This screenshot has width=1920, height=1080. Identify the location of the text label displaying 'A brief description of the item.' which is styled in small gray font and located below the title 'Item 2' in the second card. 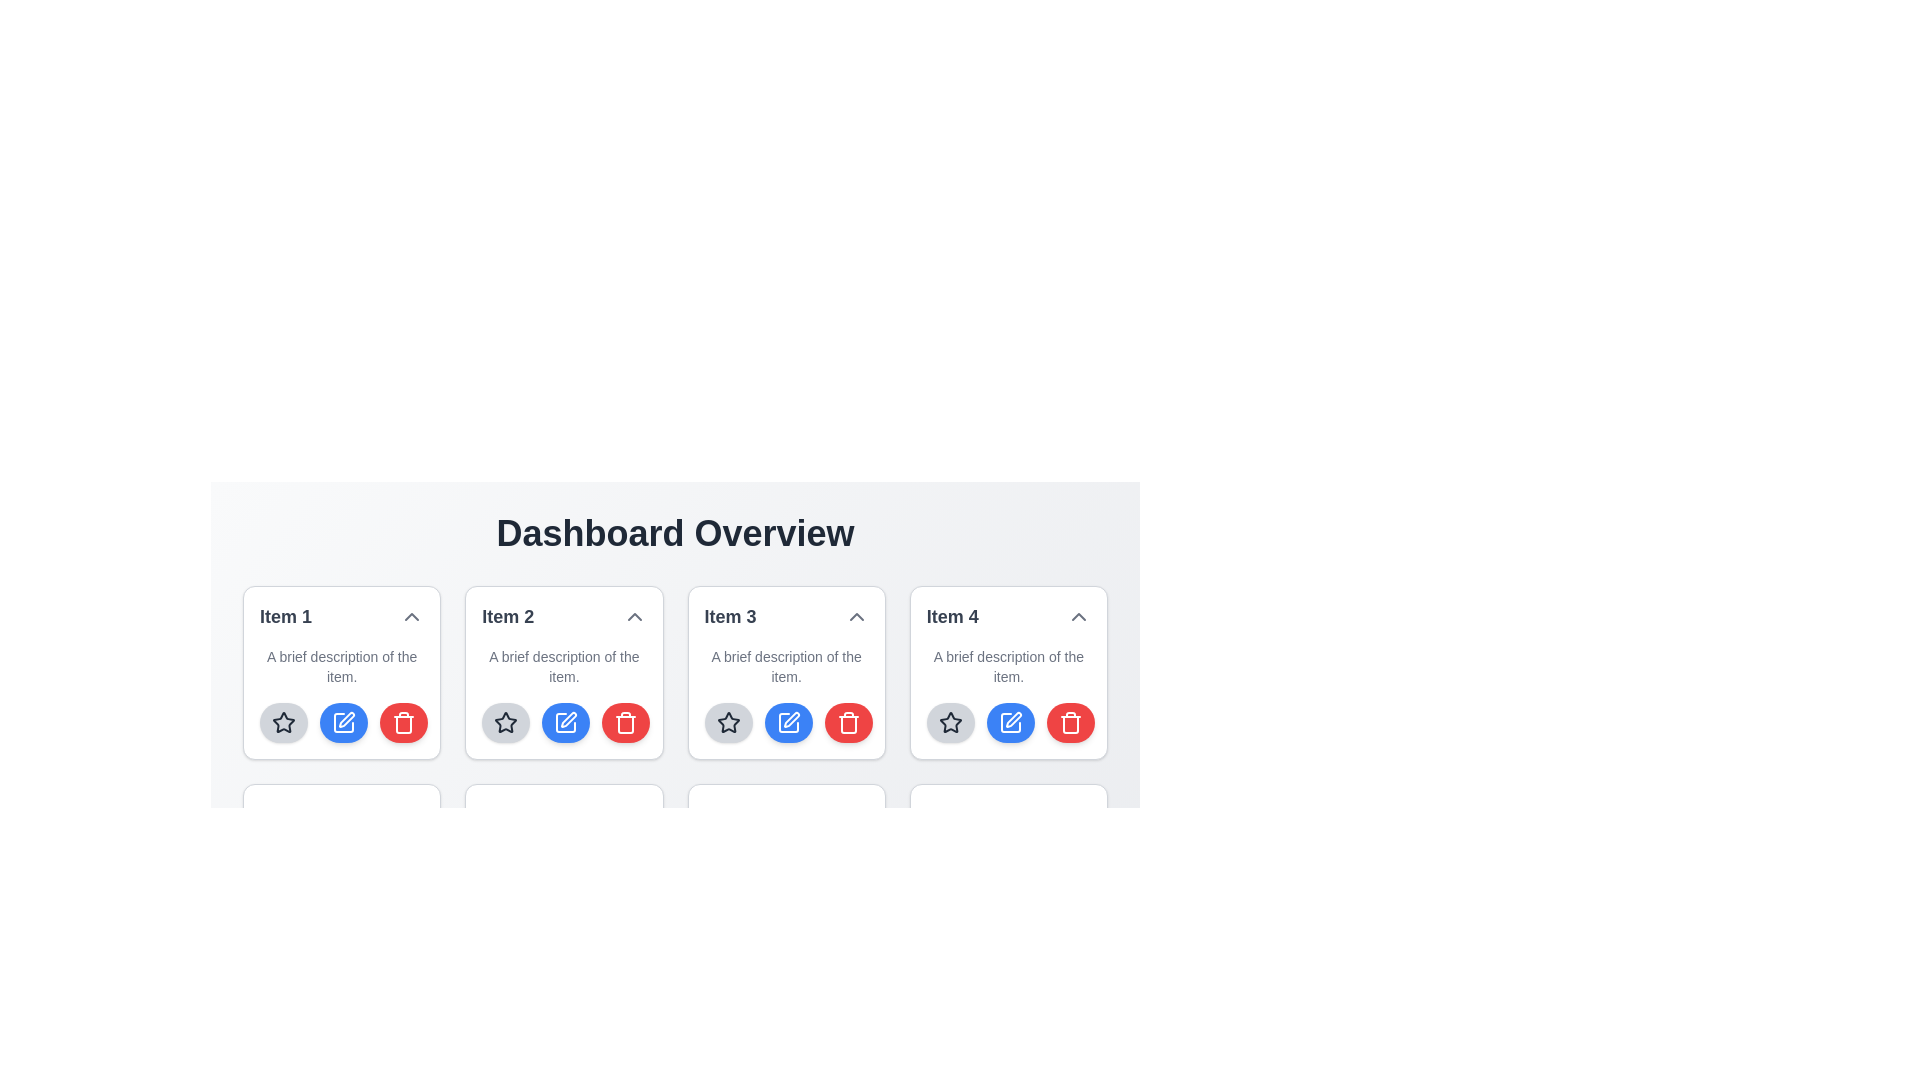
(563, 667).